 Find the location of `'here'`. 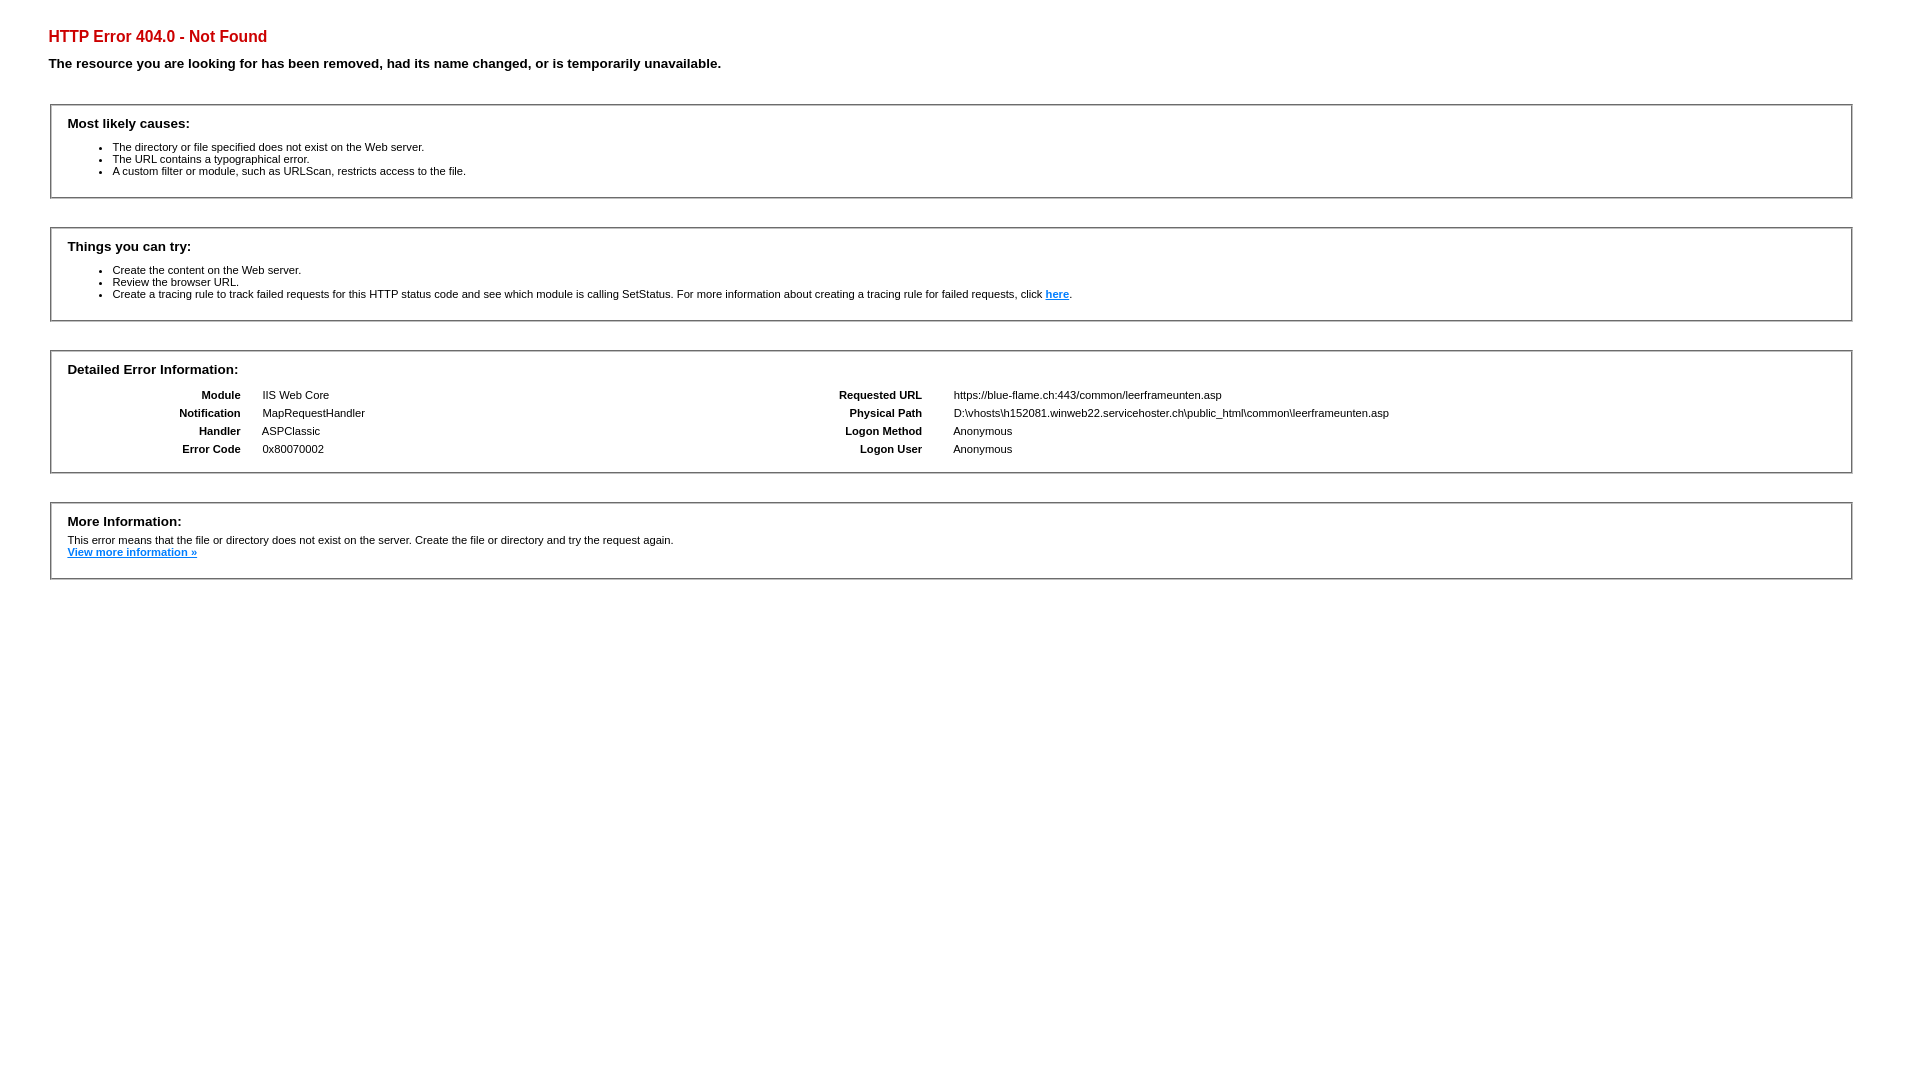

'here' is located at coordinates (1056, 293).